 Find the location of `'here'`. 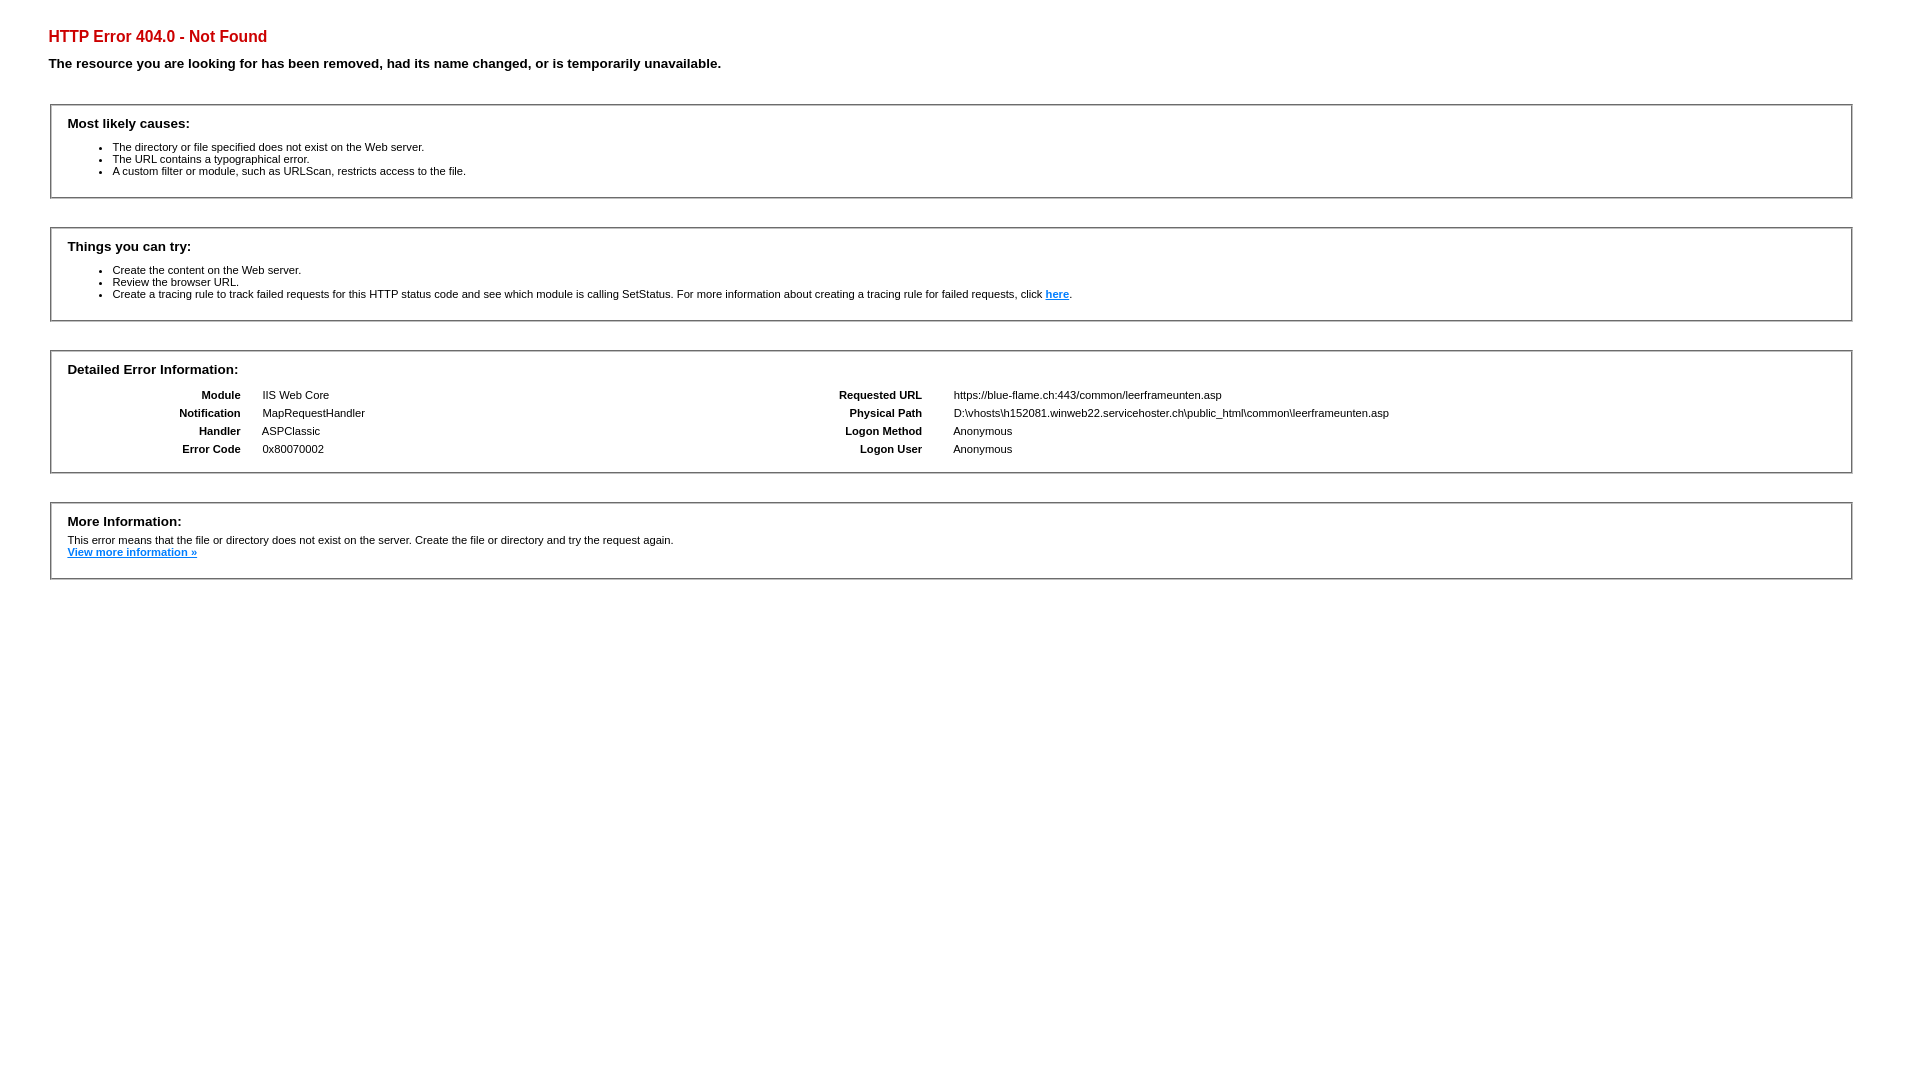

'here' is located at coordinates (1056, 293).